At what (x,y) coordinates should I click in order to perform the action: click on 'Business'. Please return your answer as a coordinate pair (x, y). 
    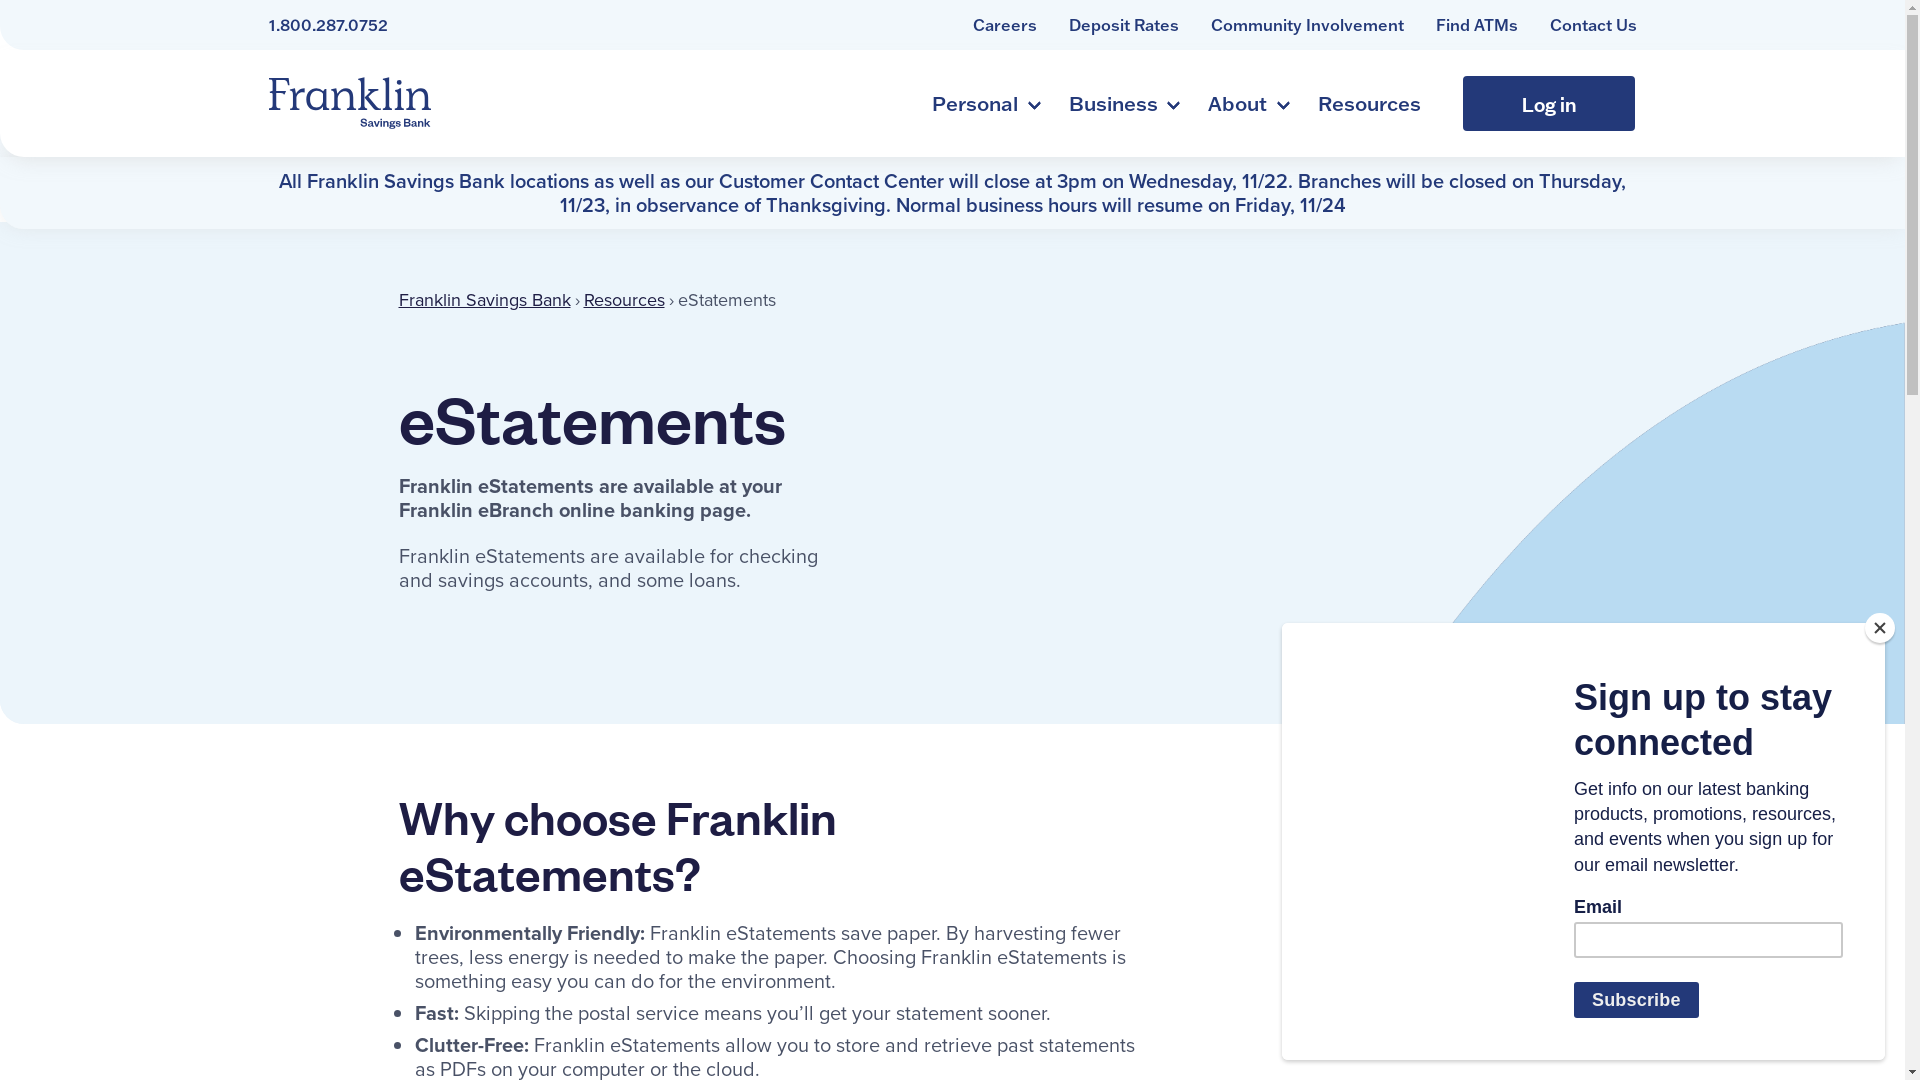
    Looking at the image, I should click on (1122, 103).